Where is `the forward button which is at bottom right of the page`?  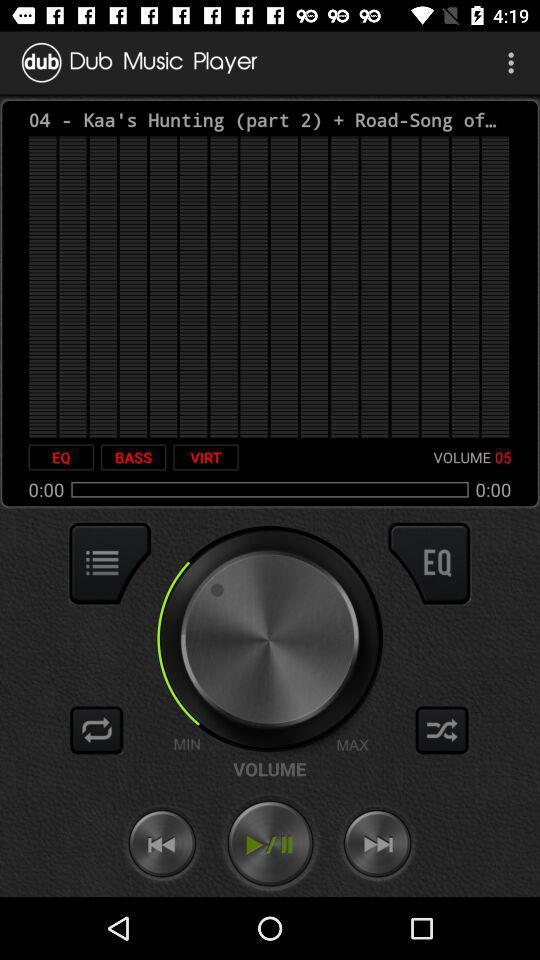
the forward button which is at bottom right of the page is located at coordinates (378, 843).